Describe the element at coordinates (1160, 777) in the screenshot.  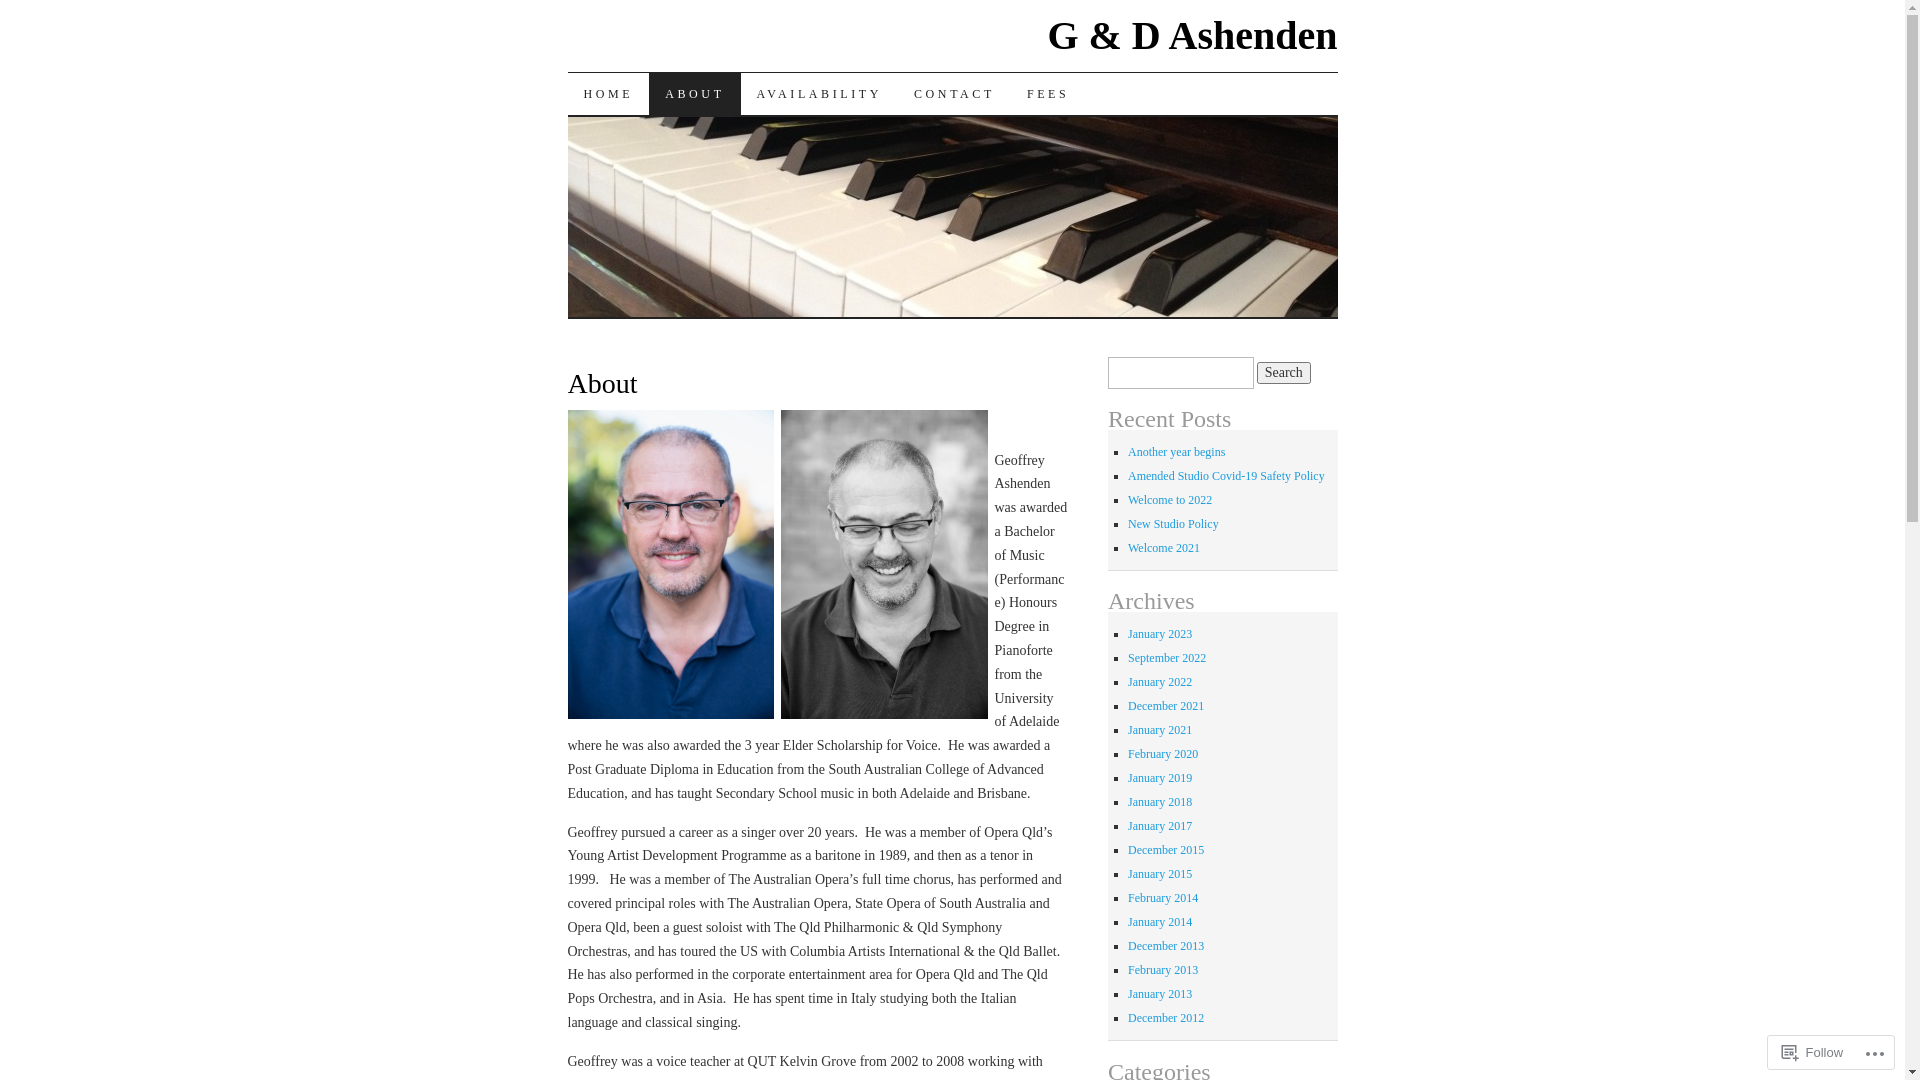
I see `'January 2019'` at that location.